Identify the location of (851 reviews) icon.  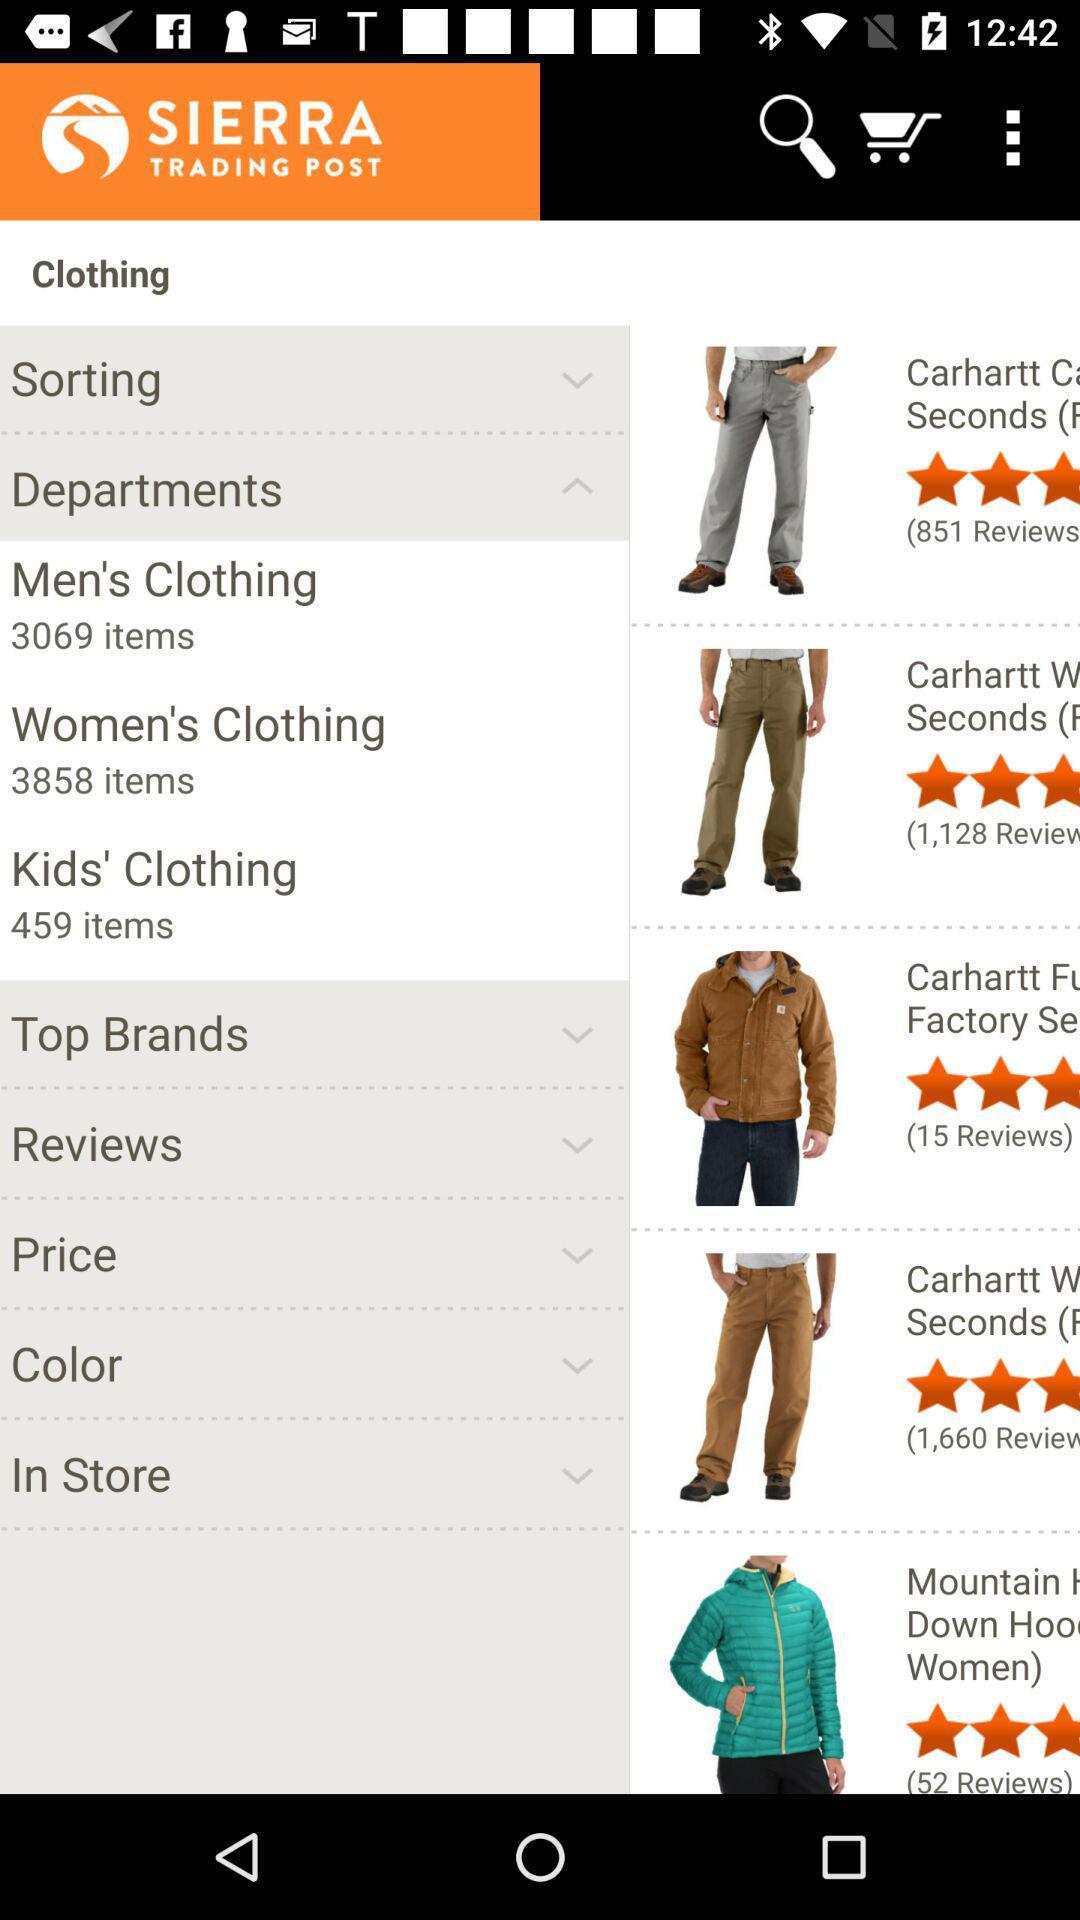
(992, 529).